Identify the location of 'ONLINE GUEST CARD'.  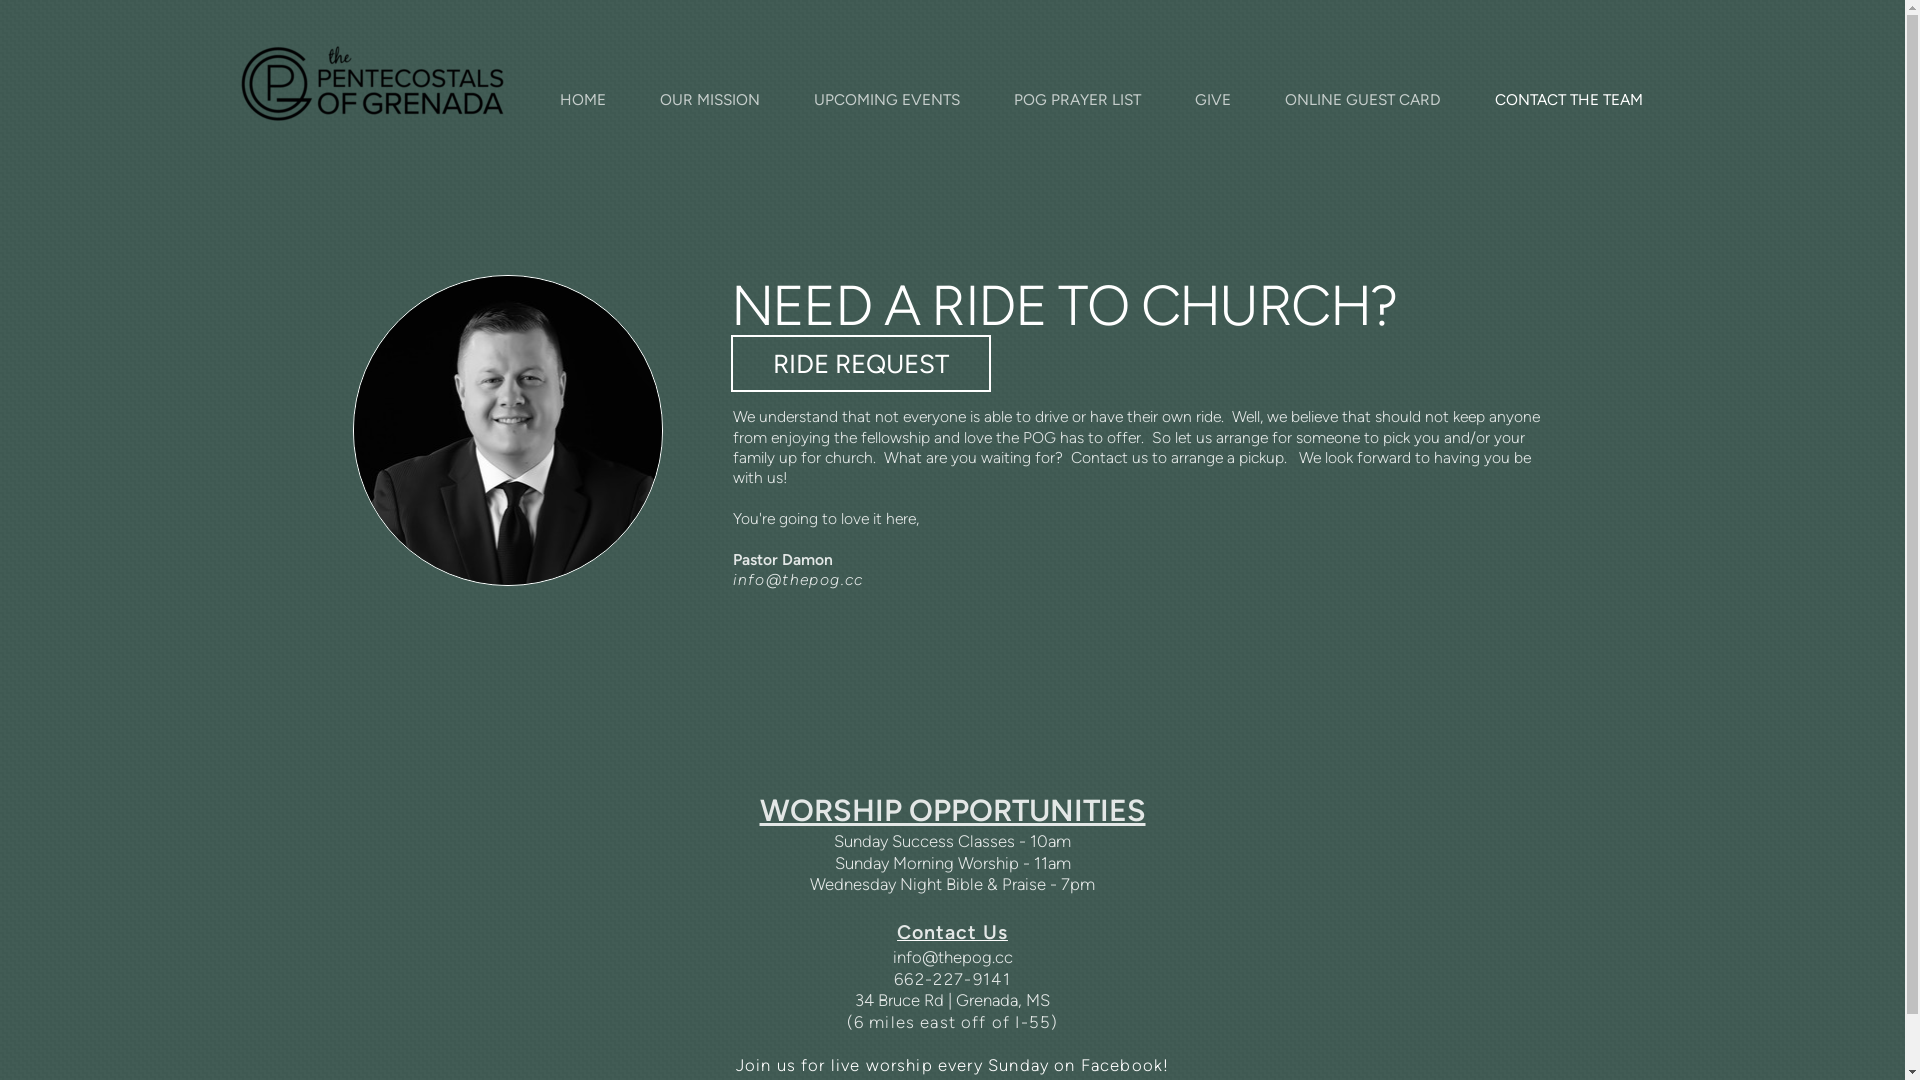
(1362, 99).